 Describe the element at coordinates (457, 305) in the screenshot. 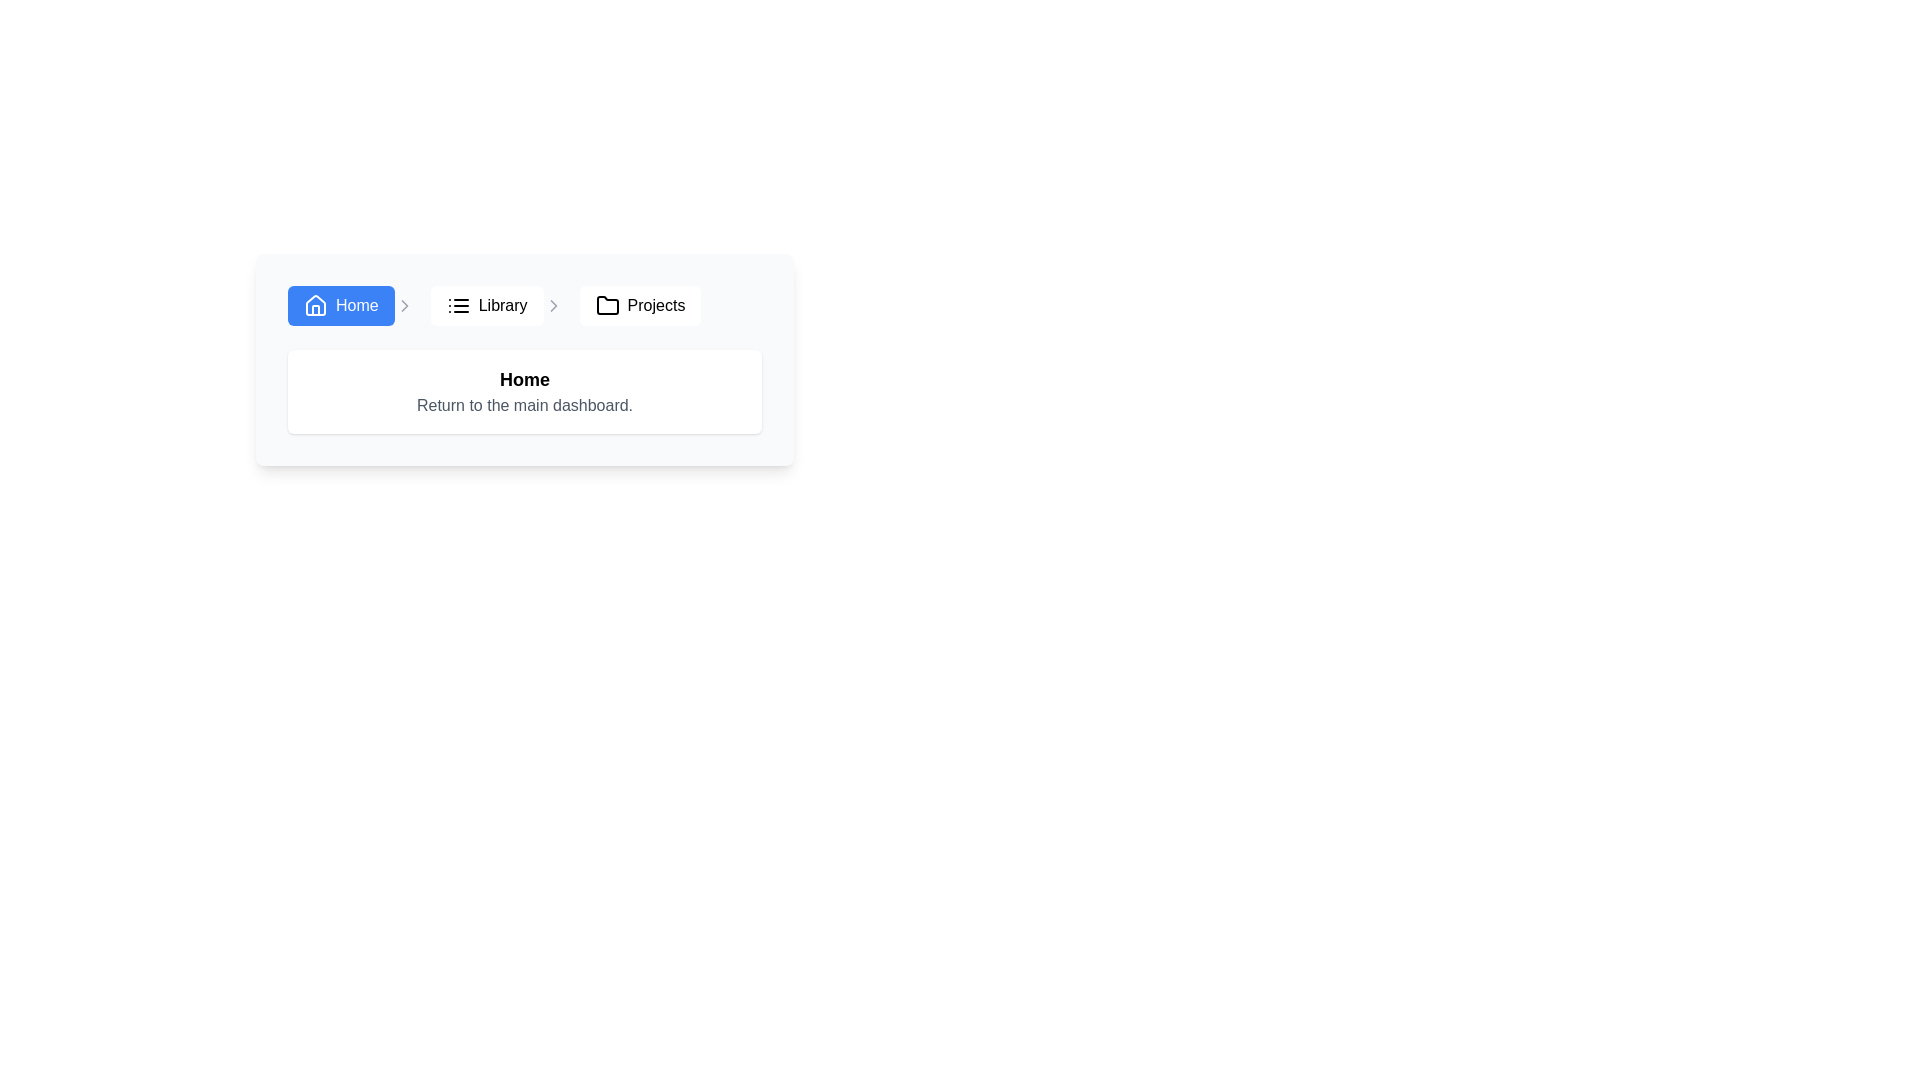

I see `the small list-like icon located to the left of the 'Library' text` at that location.